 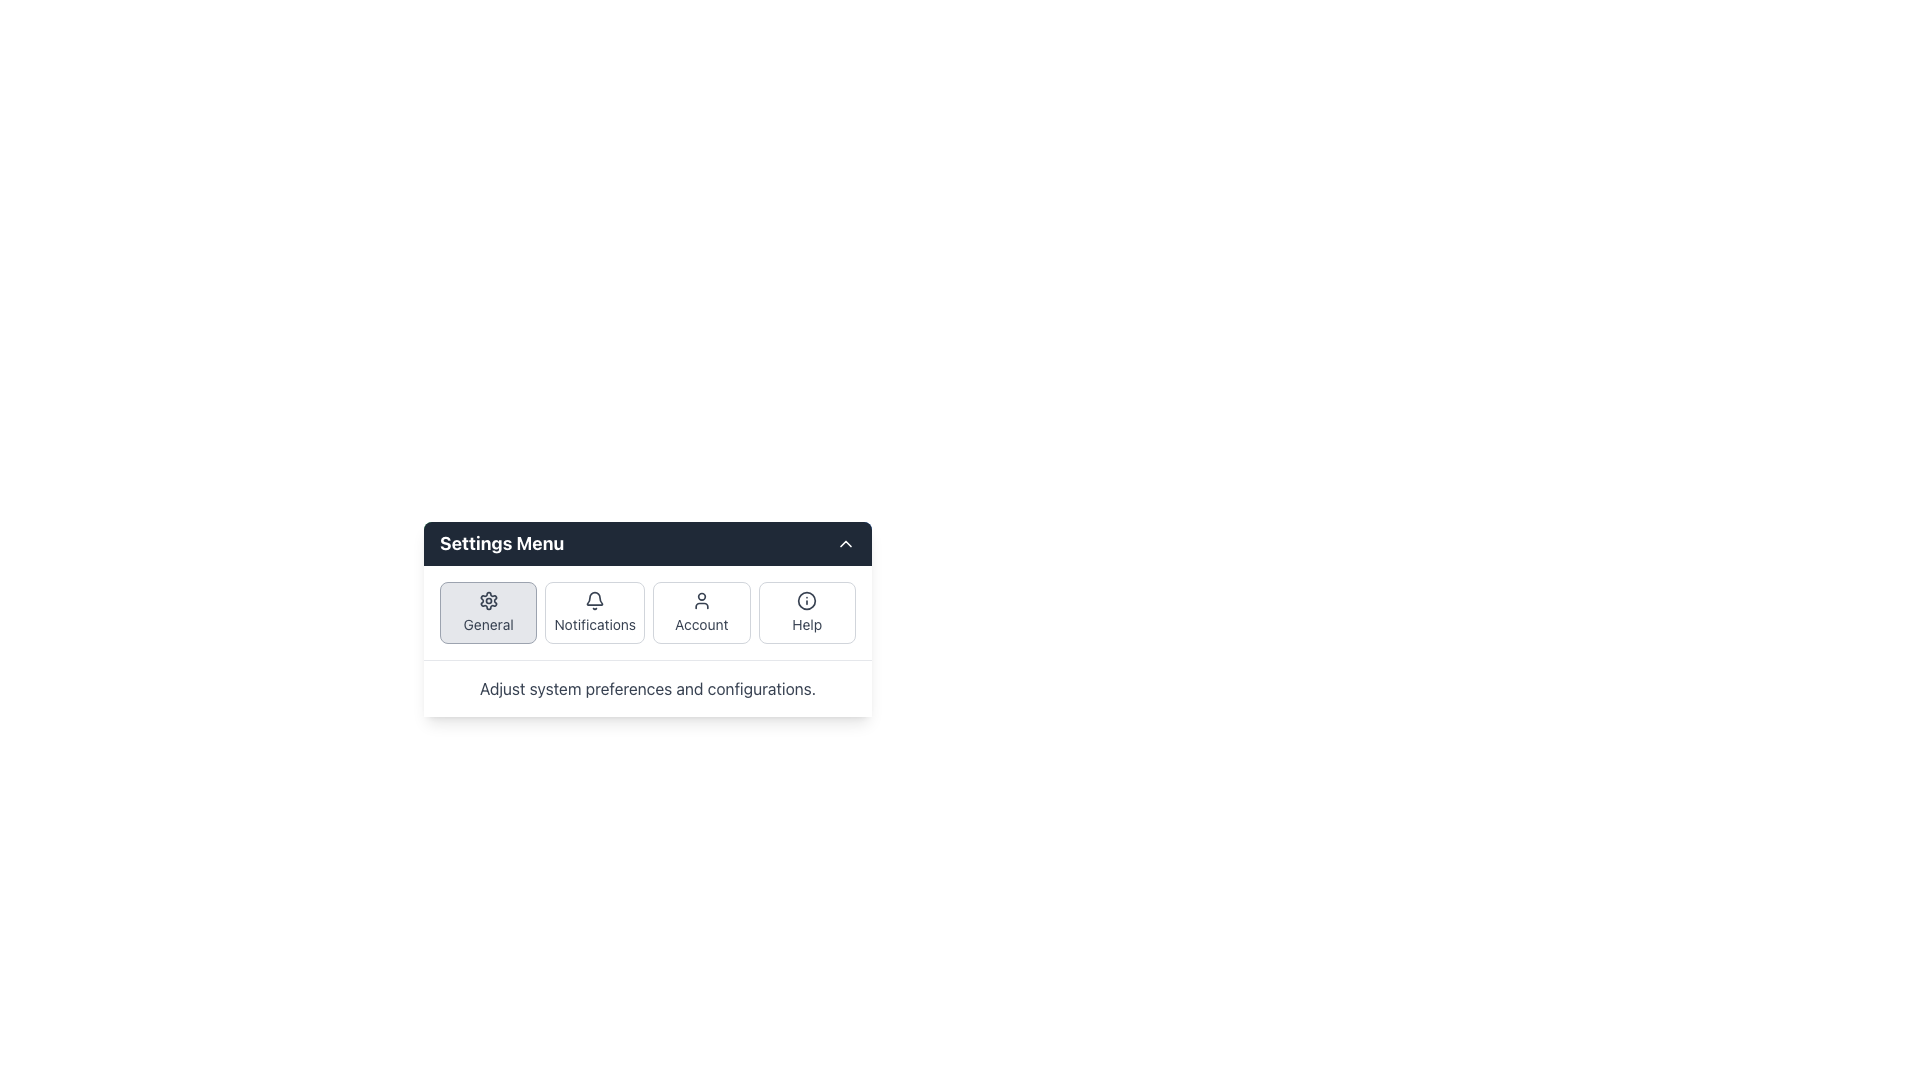 What do you see at coordinates (806, 600) in the screenshot?
I see `the circular information icon located in the 'Help' section of the settings menu` at bounding box center [806, 600].